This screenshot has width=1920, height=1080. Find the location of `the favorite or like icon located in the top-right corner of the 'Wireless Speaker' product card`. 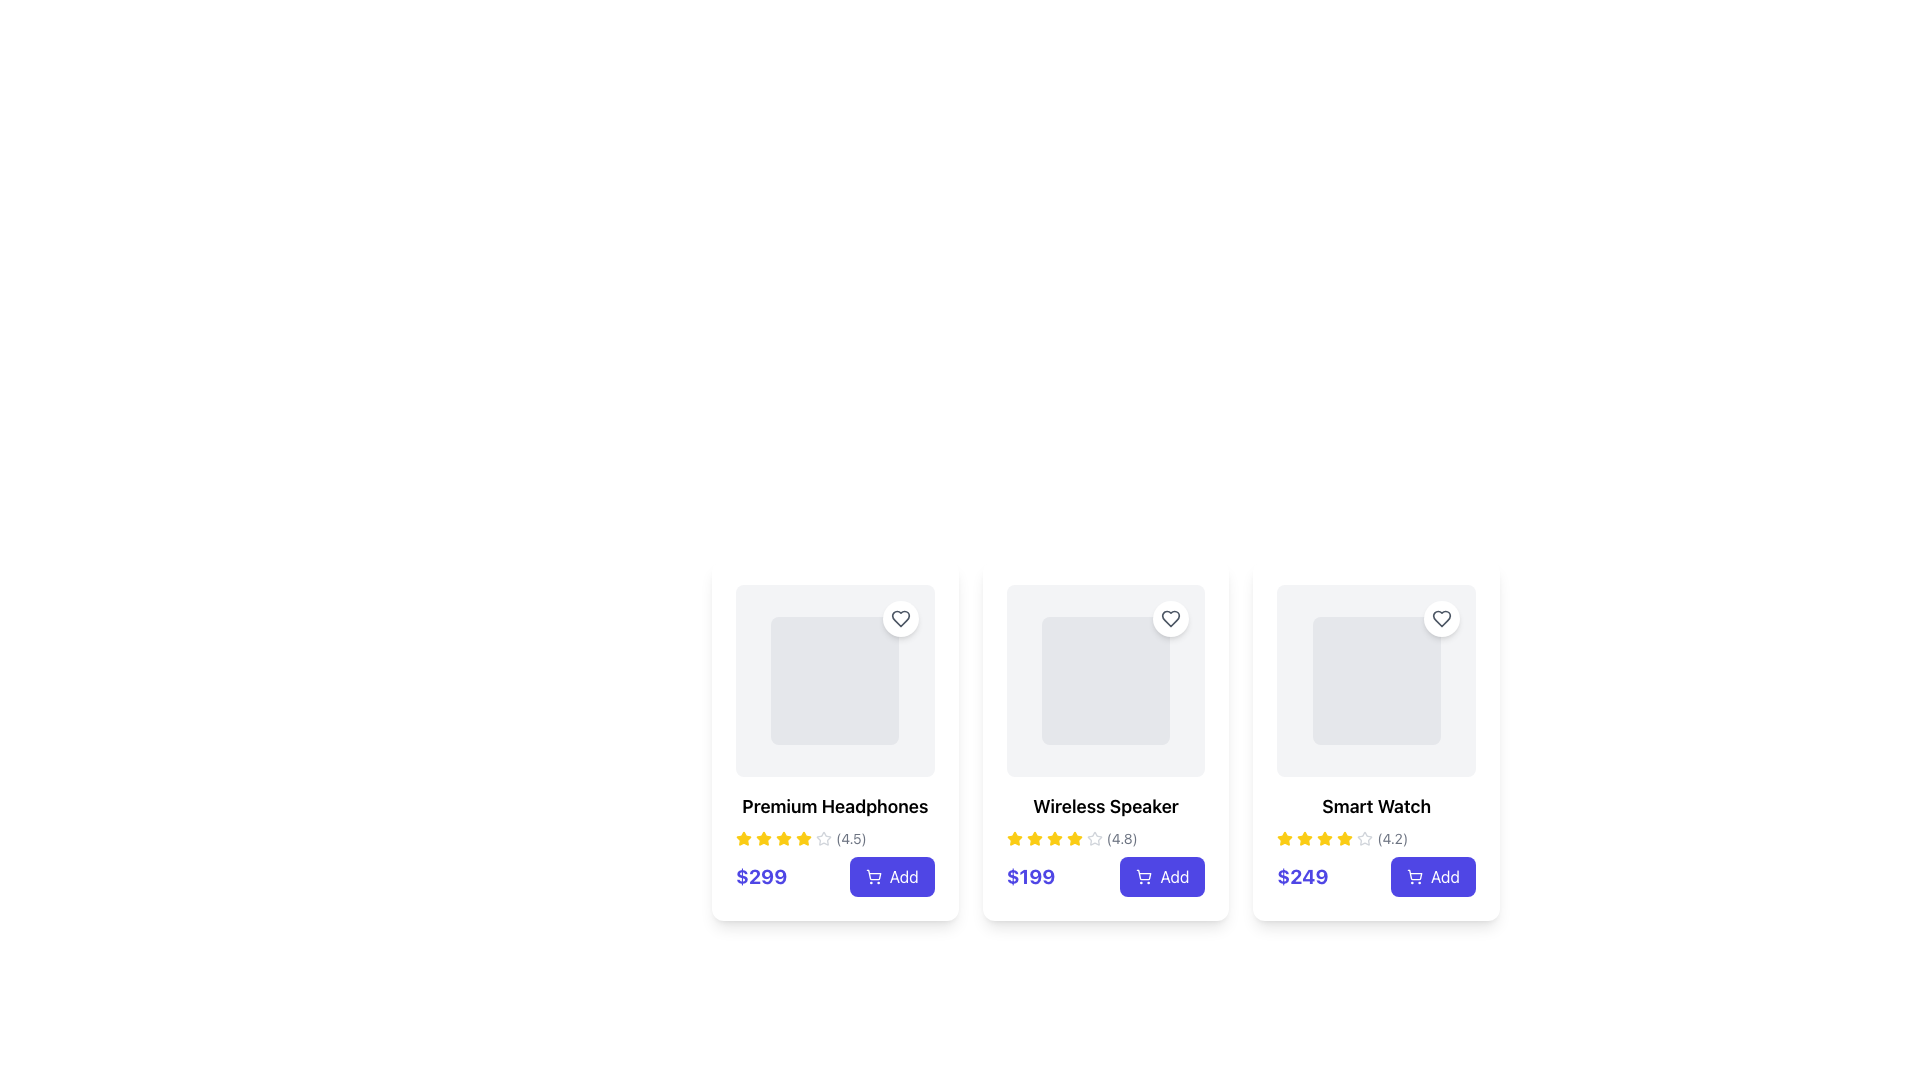

the favorite or like icon located in the top-right corner of the 'Wireless Speaker' product card is located at coordinates (1171, 617).